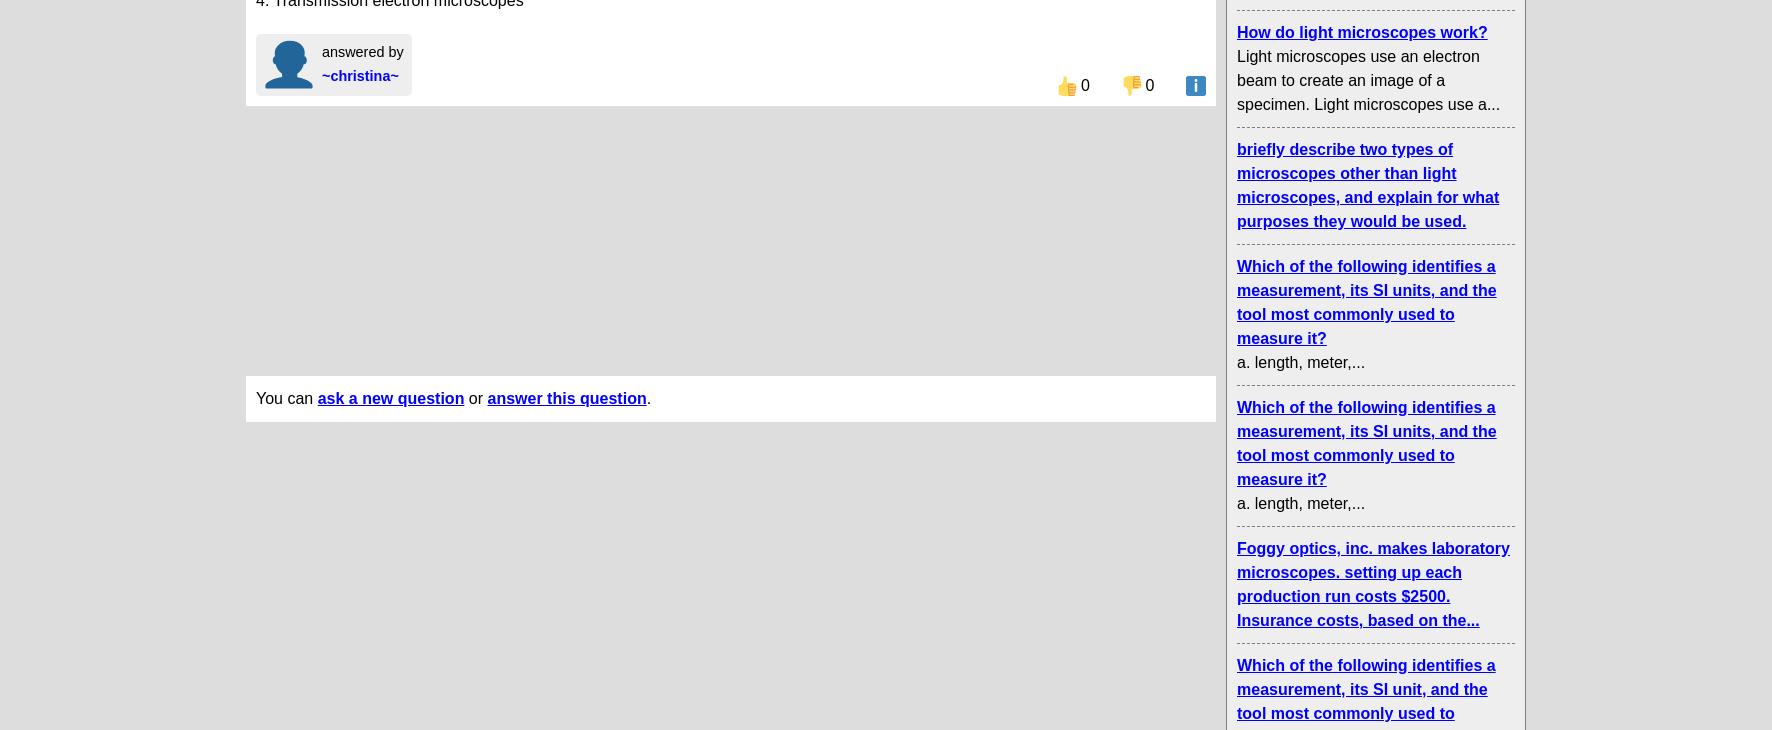 Image resolution: width=1772 pixels, height=730 pixels. I want to click on 'How do light microscopes work?', so click(1360, 31).